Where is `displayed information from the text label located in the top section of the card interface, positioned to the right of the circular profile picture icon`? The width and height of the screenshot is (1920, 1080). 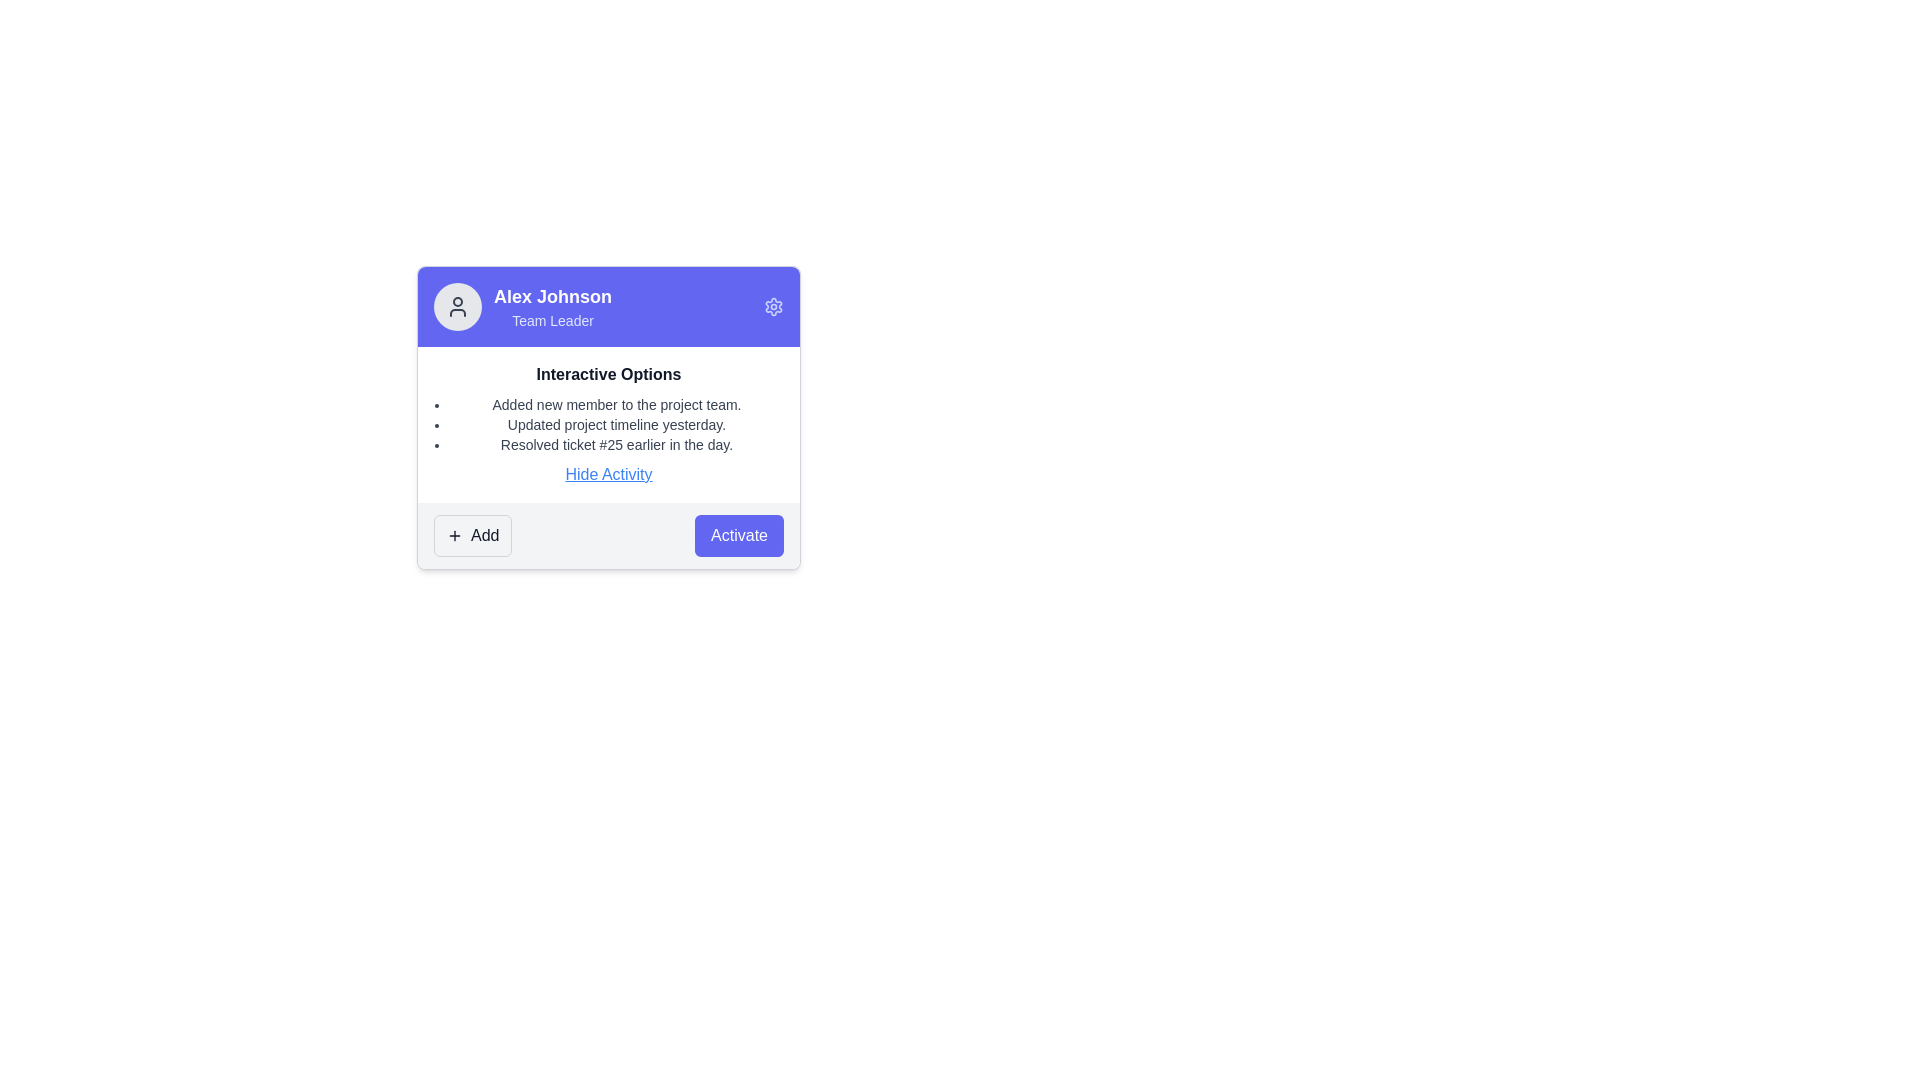
displayed information from the text label located in the top section of the card interface, positioned to the right of the circular profile picture icon is located at coordinates (552, 307).